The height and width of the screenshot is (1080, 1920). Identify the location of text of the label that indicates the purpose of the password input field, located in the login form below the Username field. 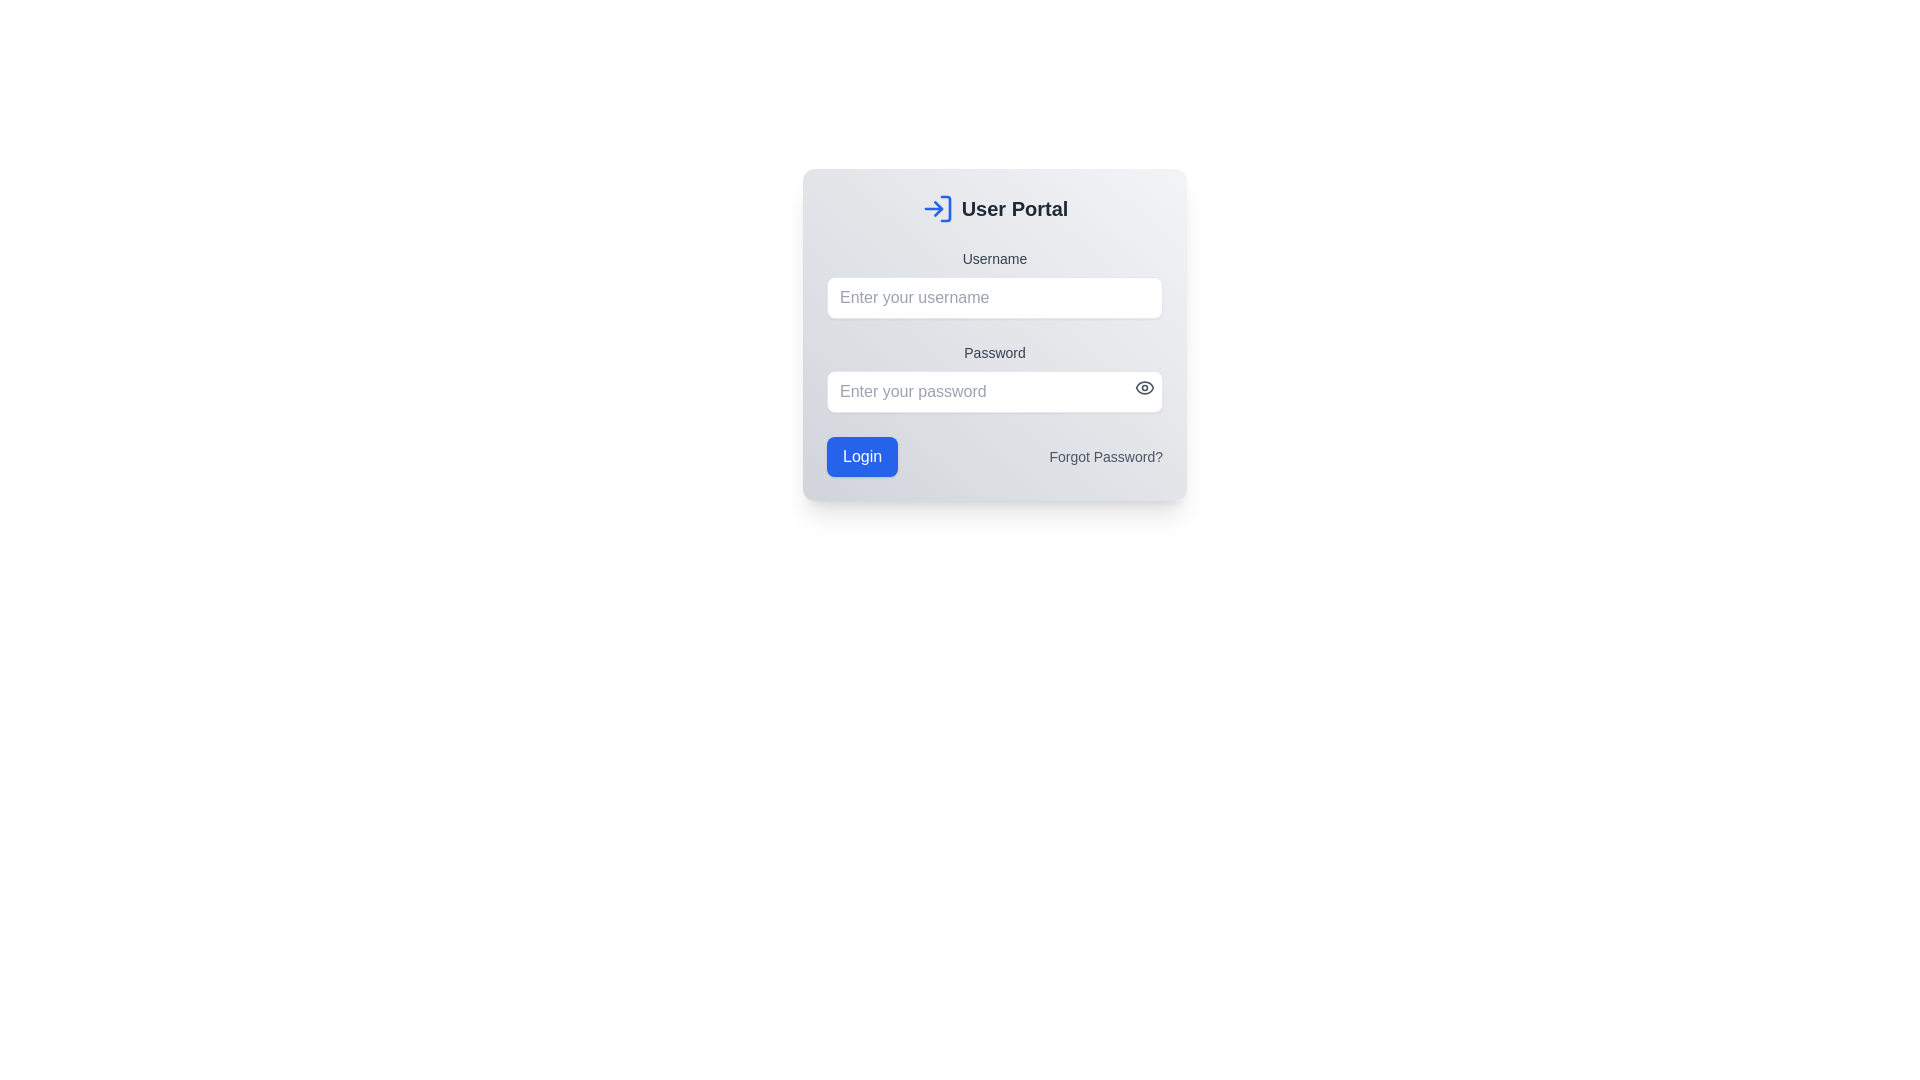
(994, 352).